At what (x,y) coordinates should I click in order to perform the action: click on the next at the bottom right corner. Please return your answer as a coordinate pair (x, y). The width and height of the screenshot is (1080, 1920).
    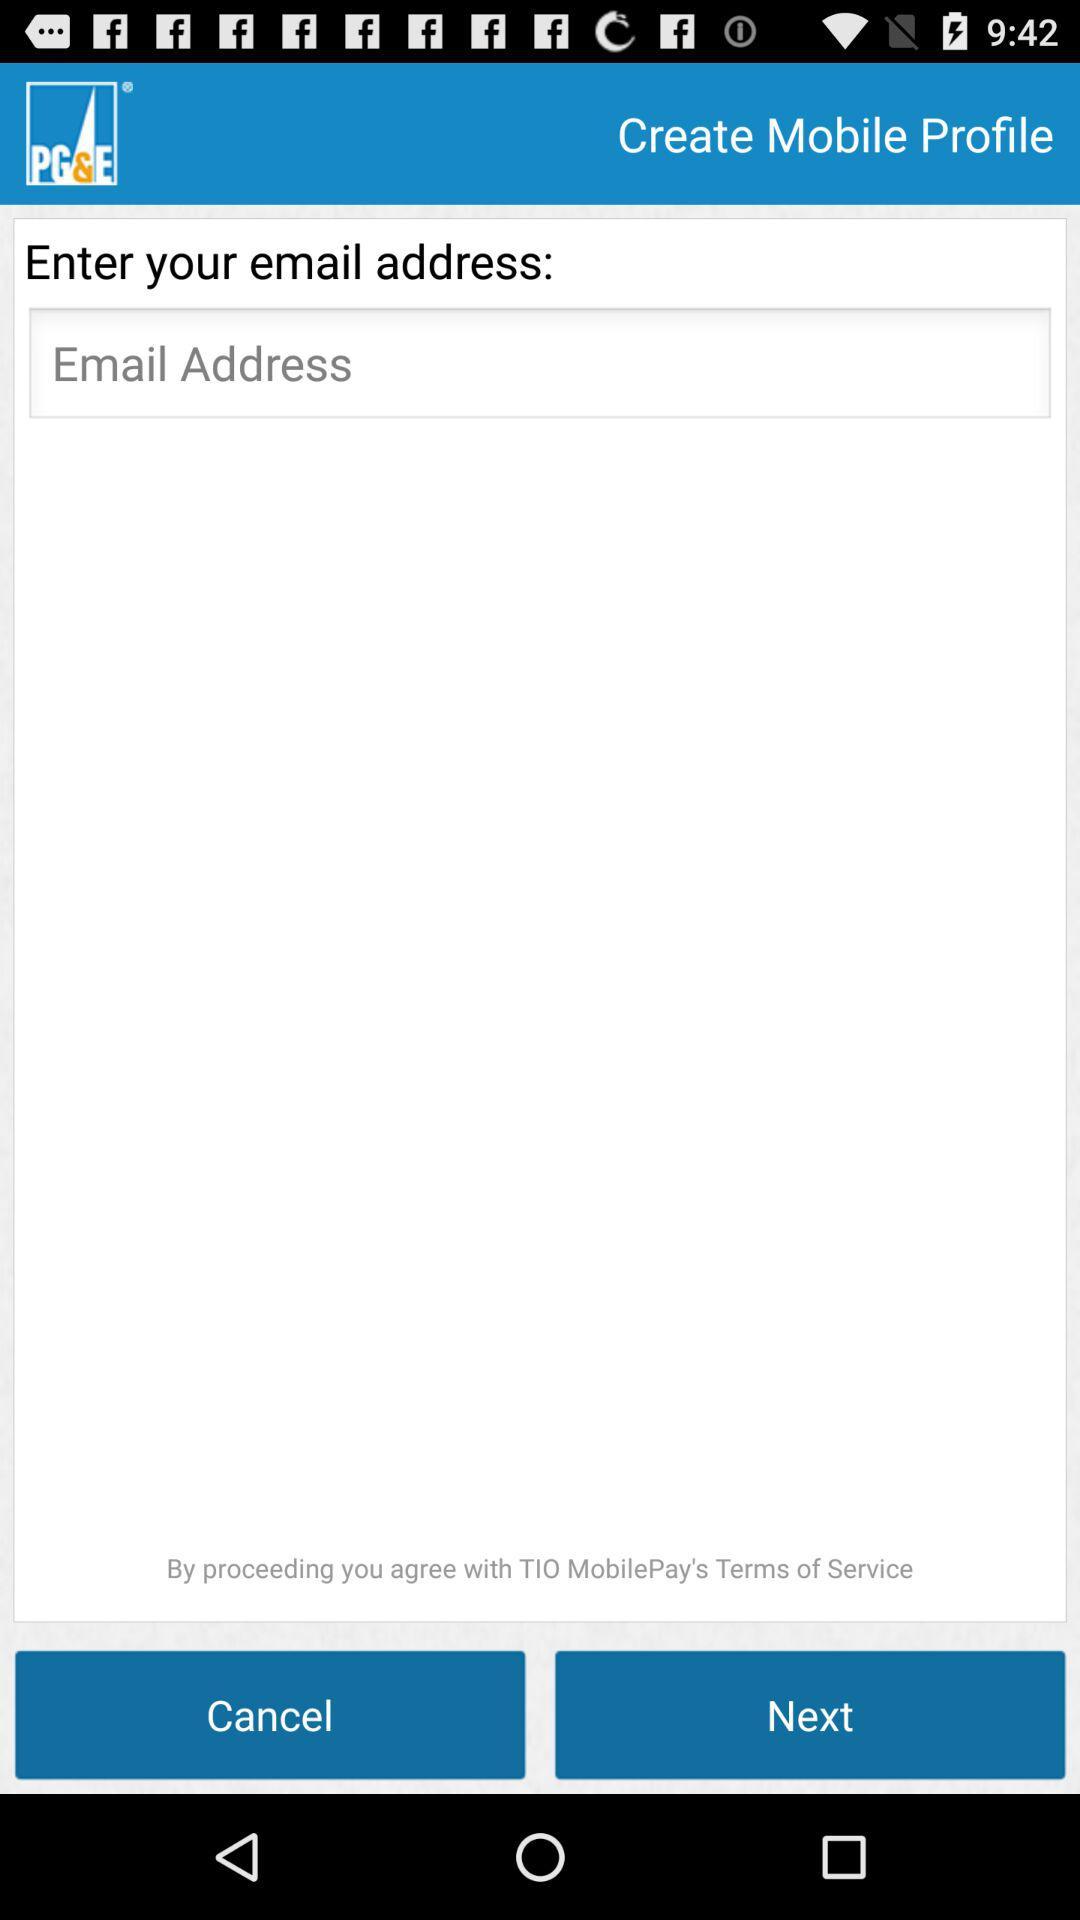
    Looking at the image, I should click on (810, 1713).